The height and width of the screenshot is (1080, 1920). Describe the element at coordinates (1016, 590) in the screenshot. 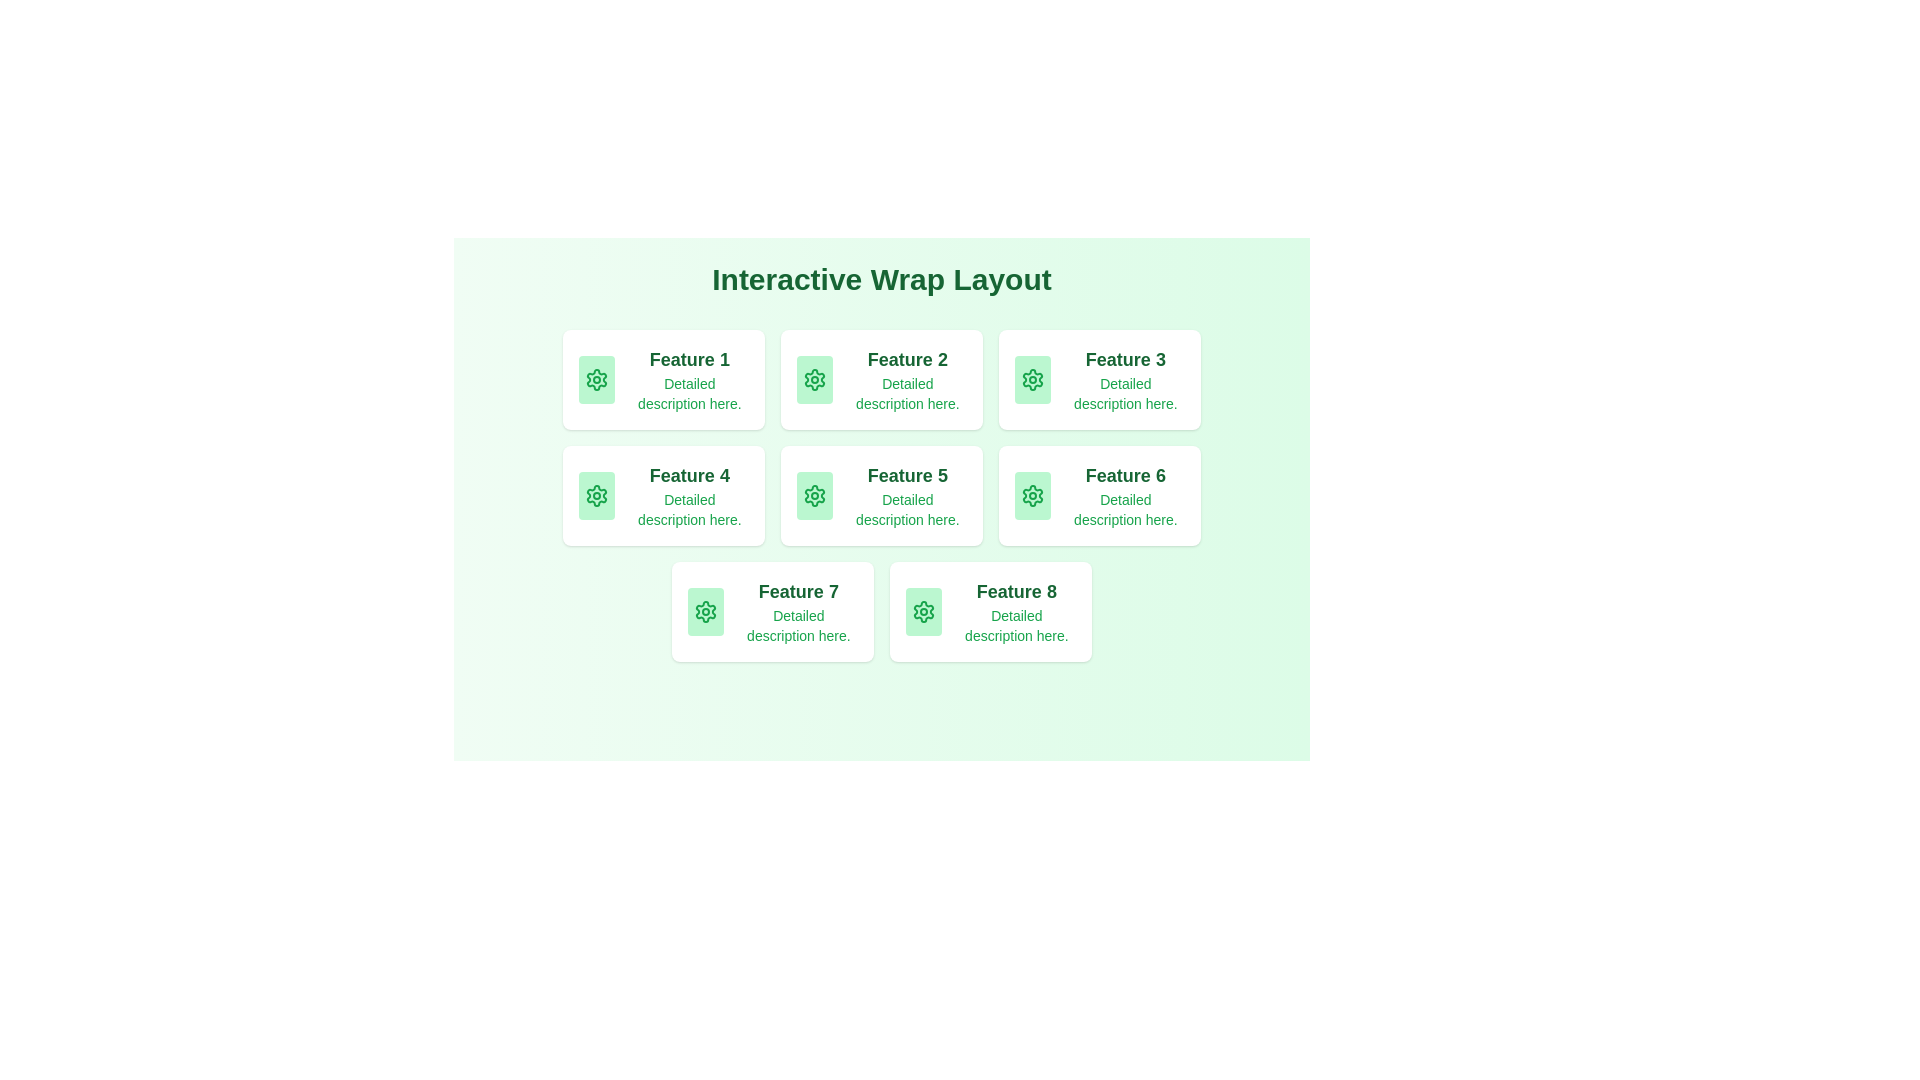

I see `the title Text label located in the bottom-right panel under the 'Interactive Wrap Layout', which serves as the heading for the feature panel` at that location.